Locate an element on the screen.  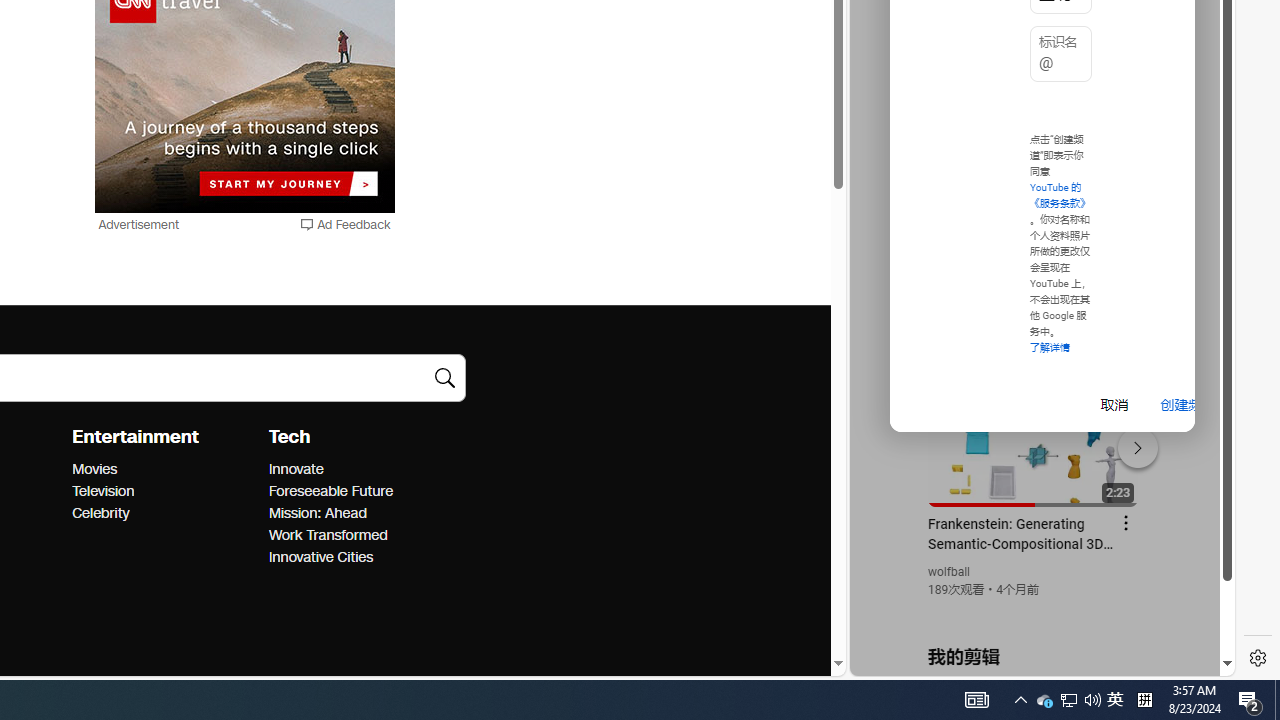
'Mission: Ahead' is located at coordinates (360, 512).